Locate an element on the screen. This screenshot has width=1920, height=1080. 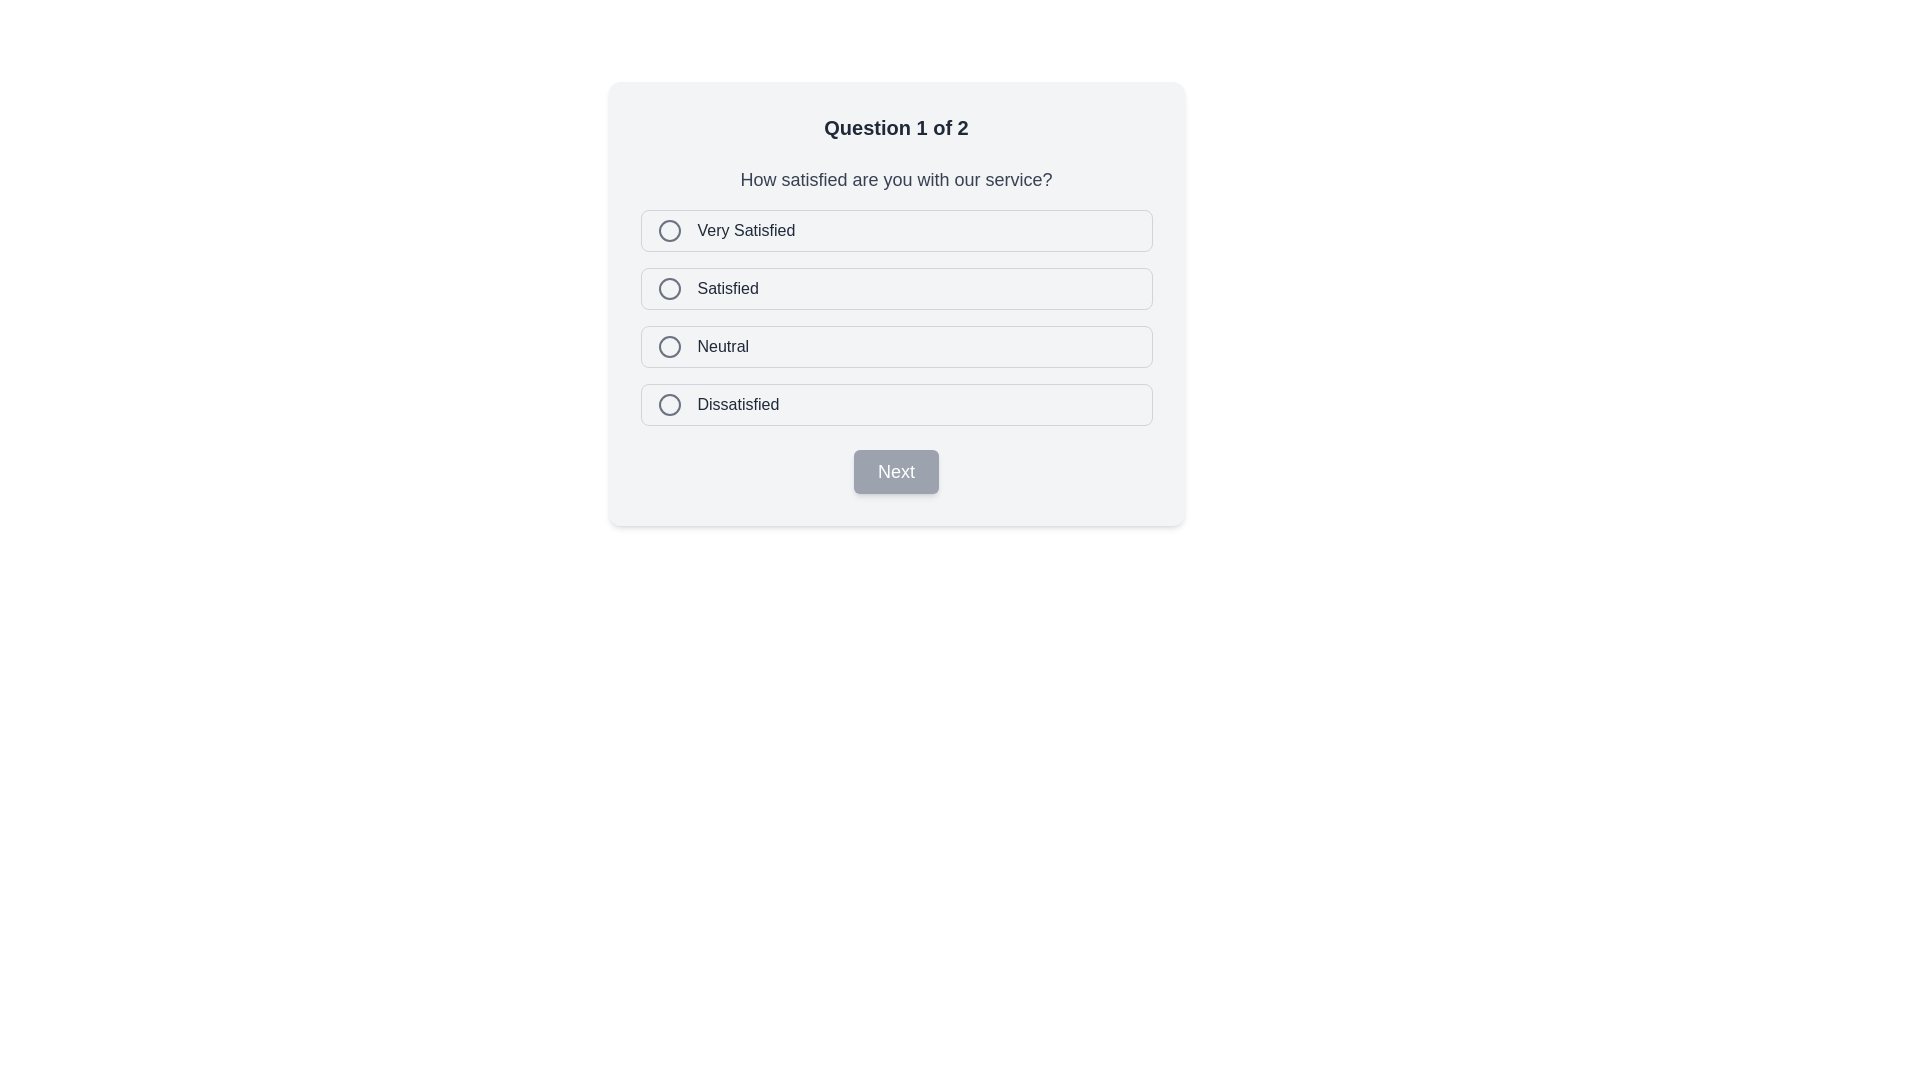
the 'Dissatisfied' radio button icon is located at coordinates (669, 405).